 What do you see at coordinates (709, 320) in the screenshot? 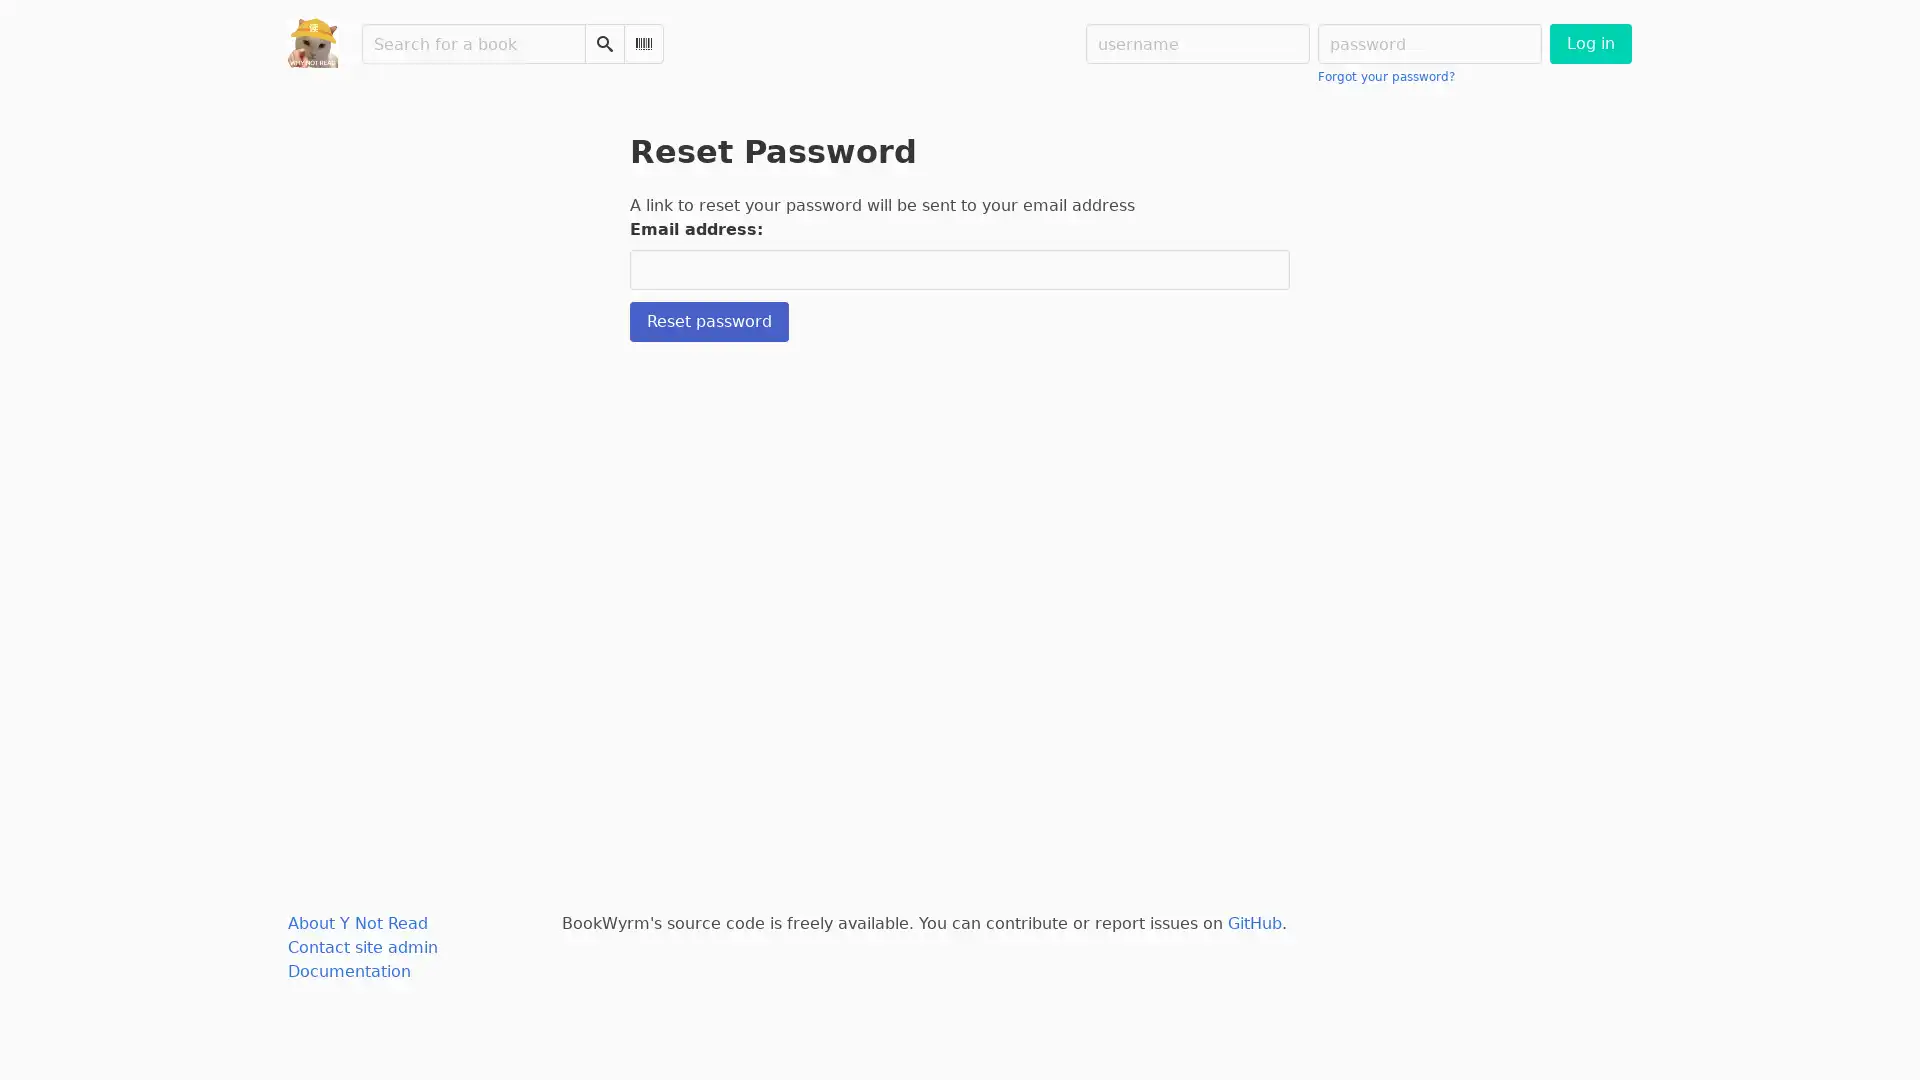
I see `Reset password` at bounding box center [709, 320].